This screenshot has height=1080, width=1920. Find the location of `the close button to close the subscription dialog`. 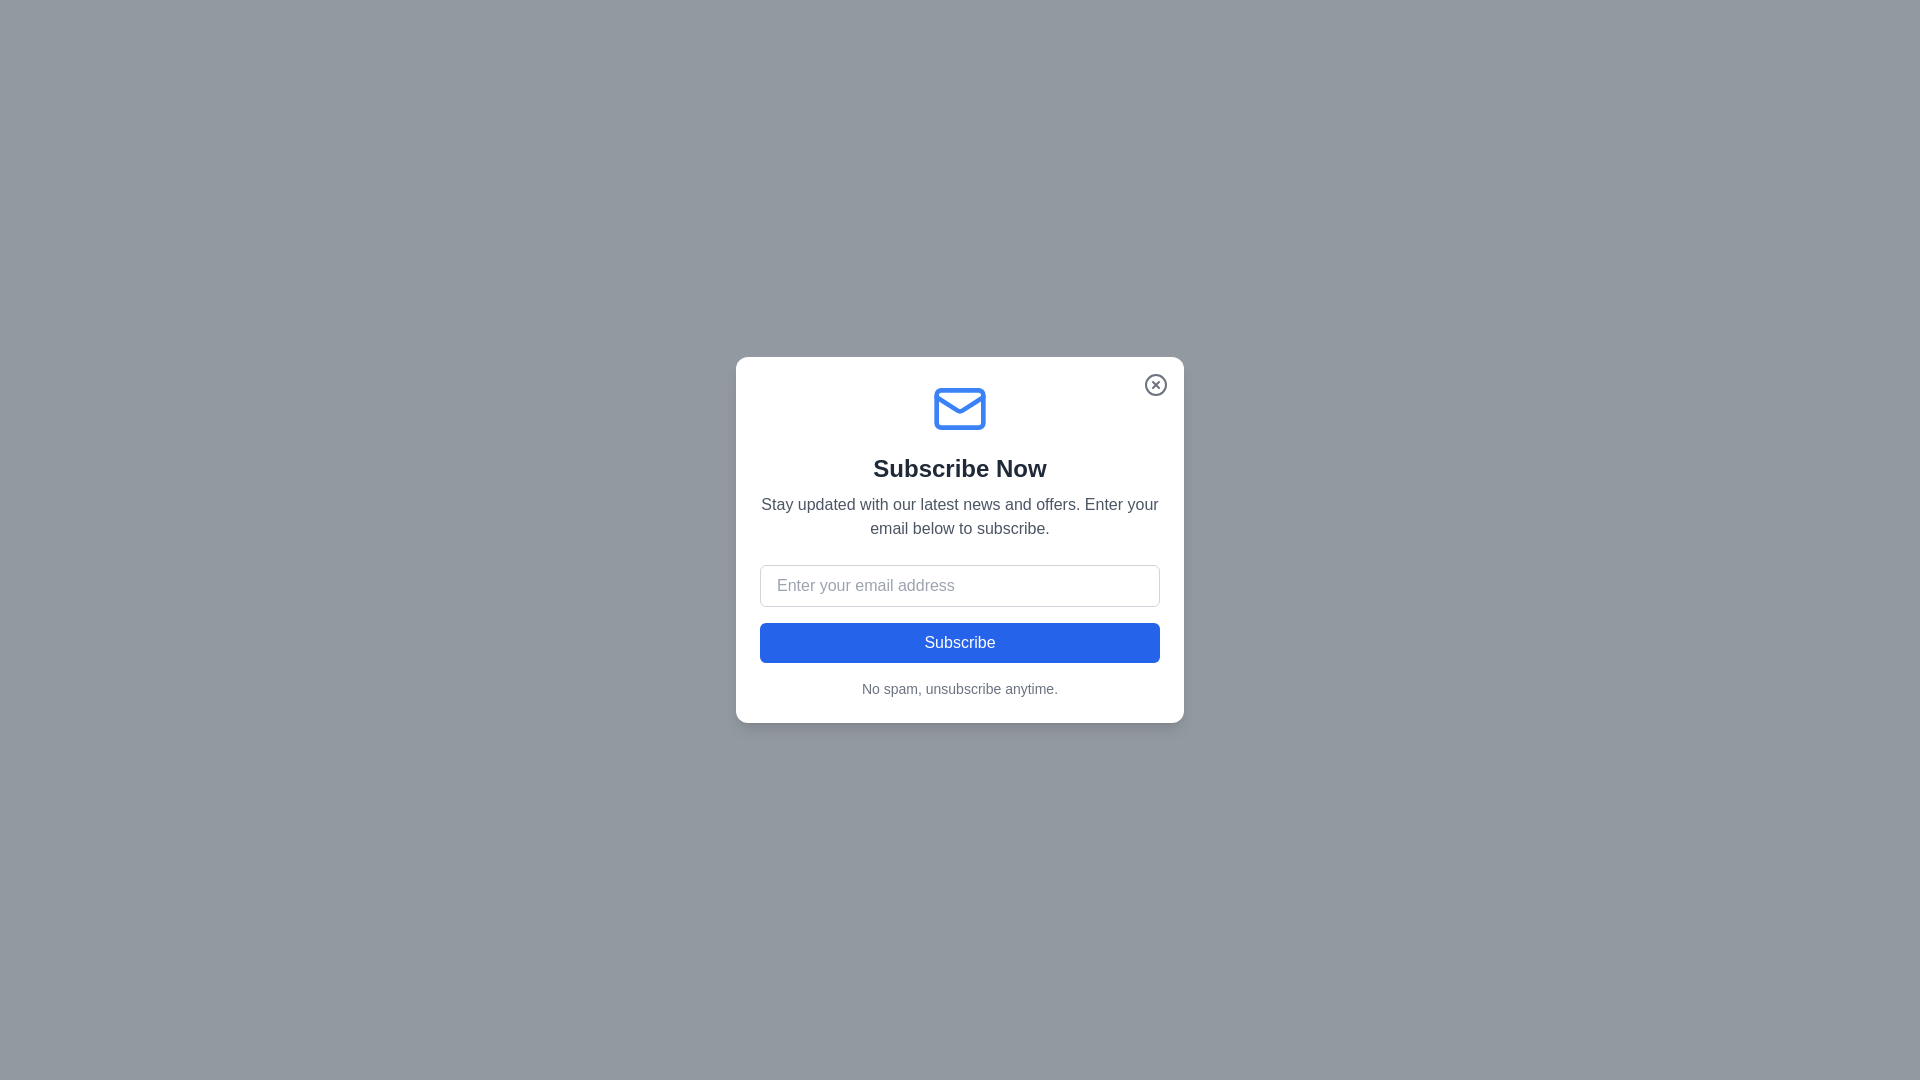

the close button to close the subscription dialog is located at coordinates (1156, 385).